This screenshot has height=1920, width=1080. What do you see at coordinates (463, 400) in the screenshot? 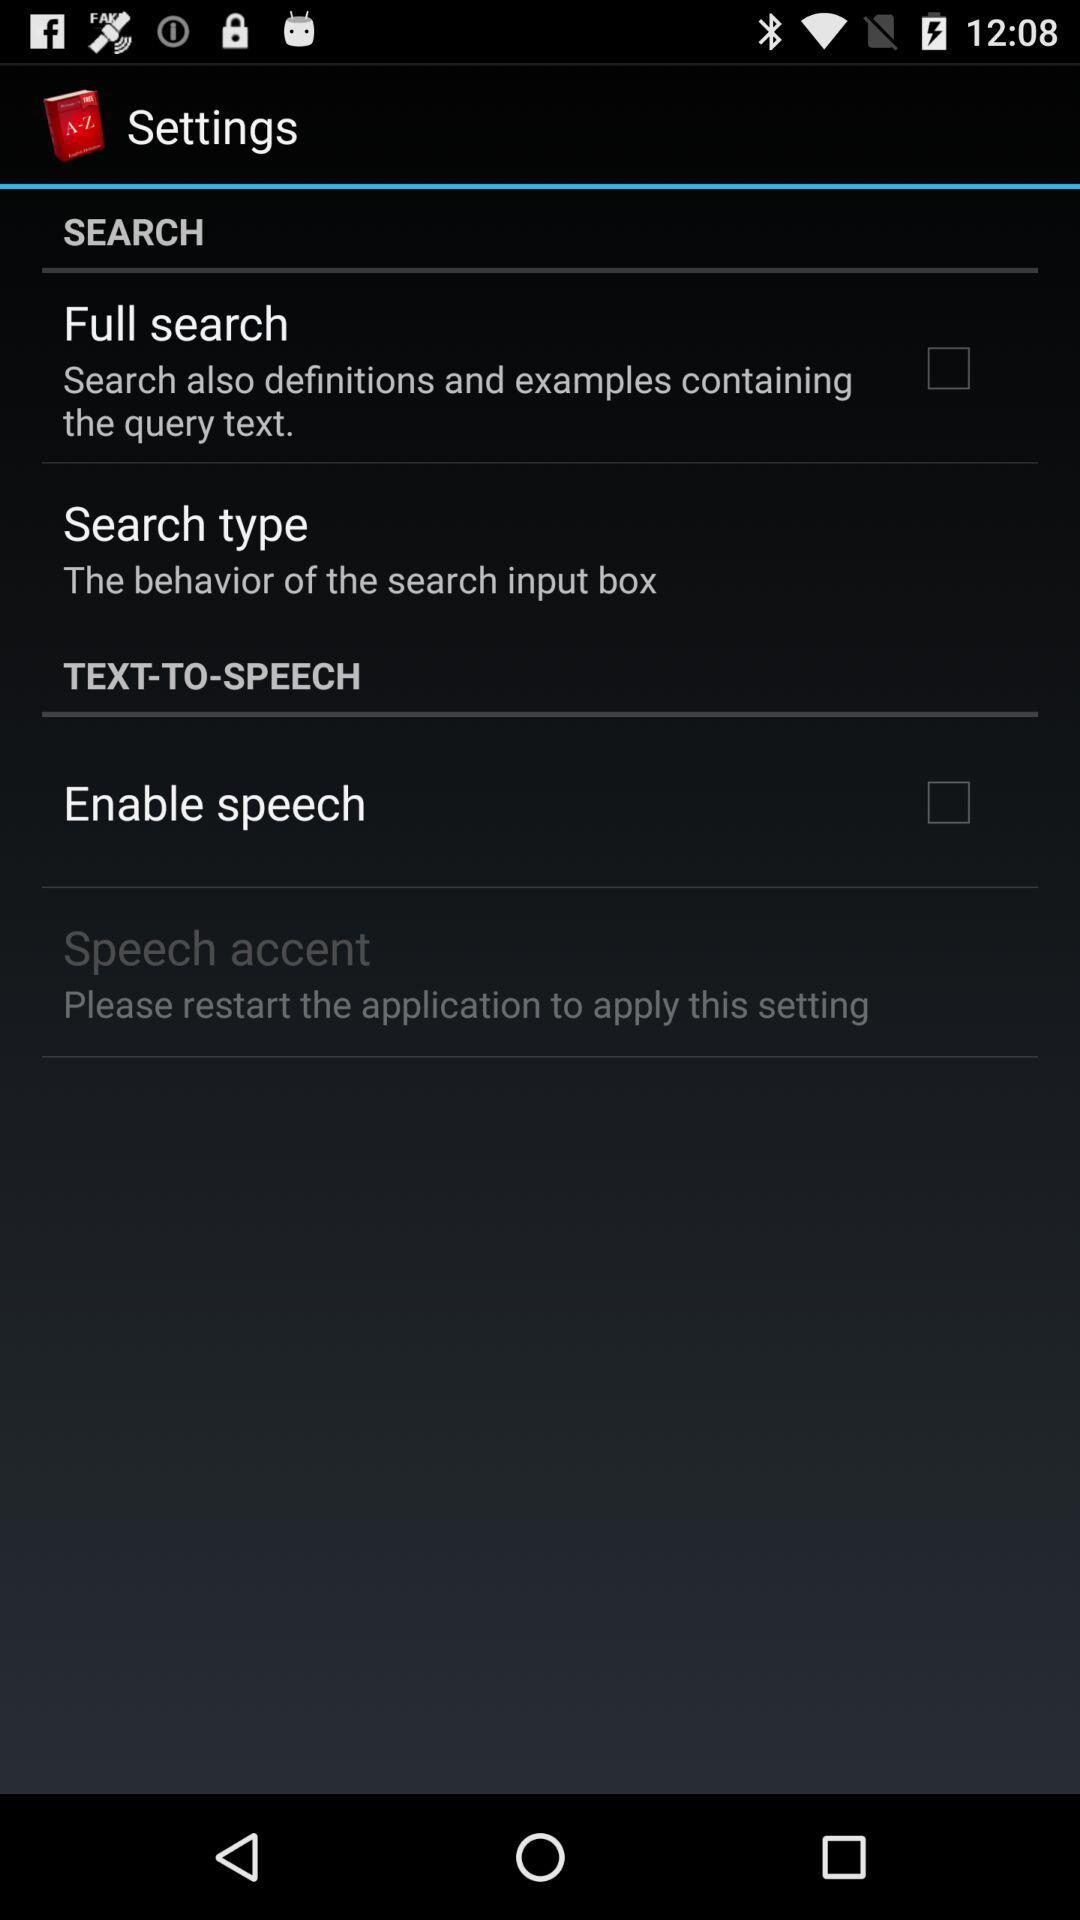
I see `item above search type app` at bounding box center [463, 400].